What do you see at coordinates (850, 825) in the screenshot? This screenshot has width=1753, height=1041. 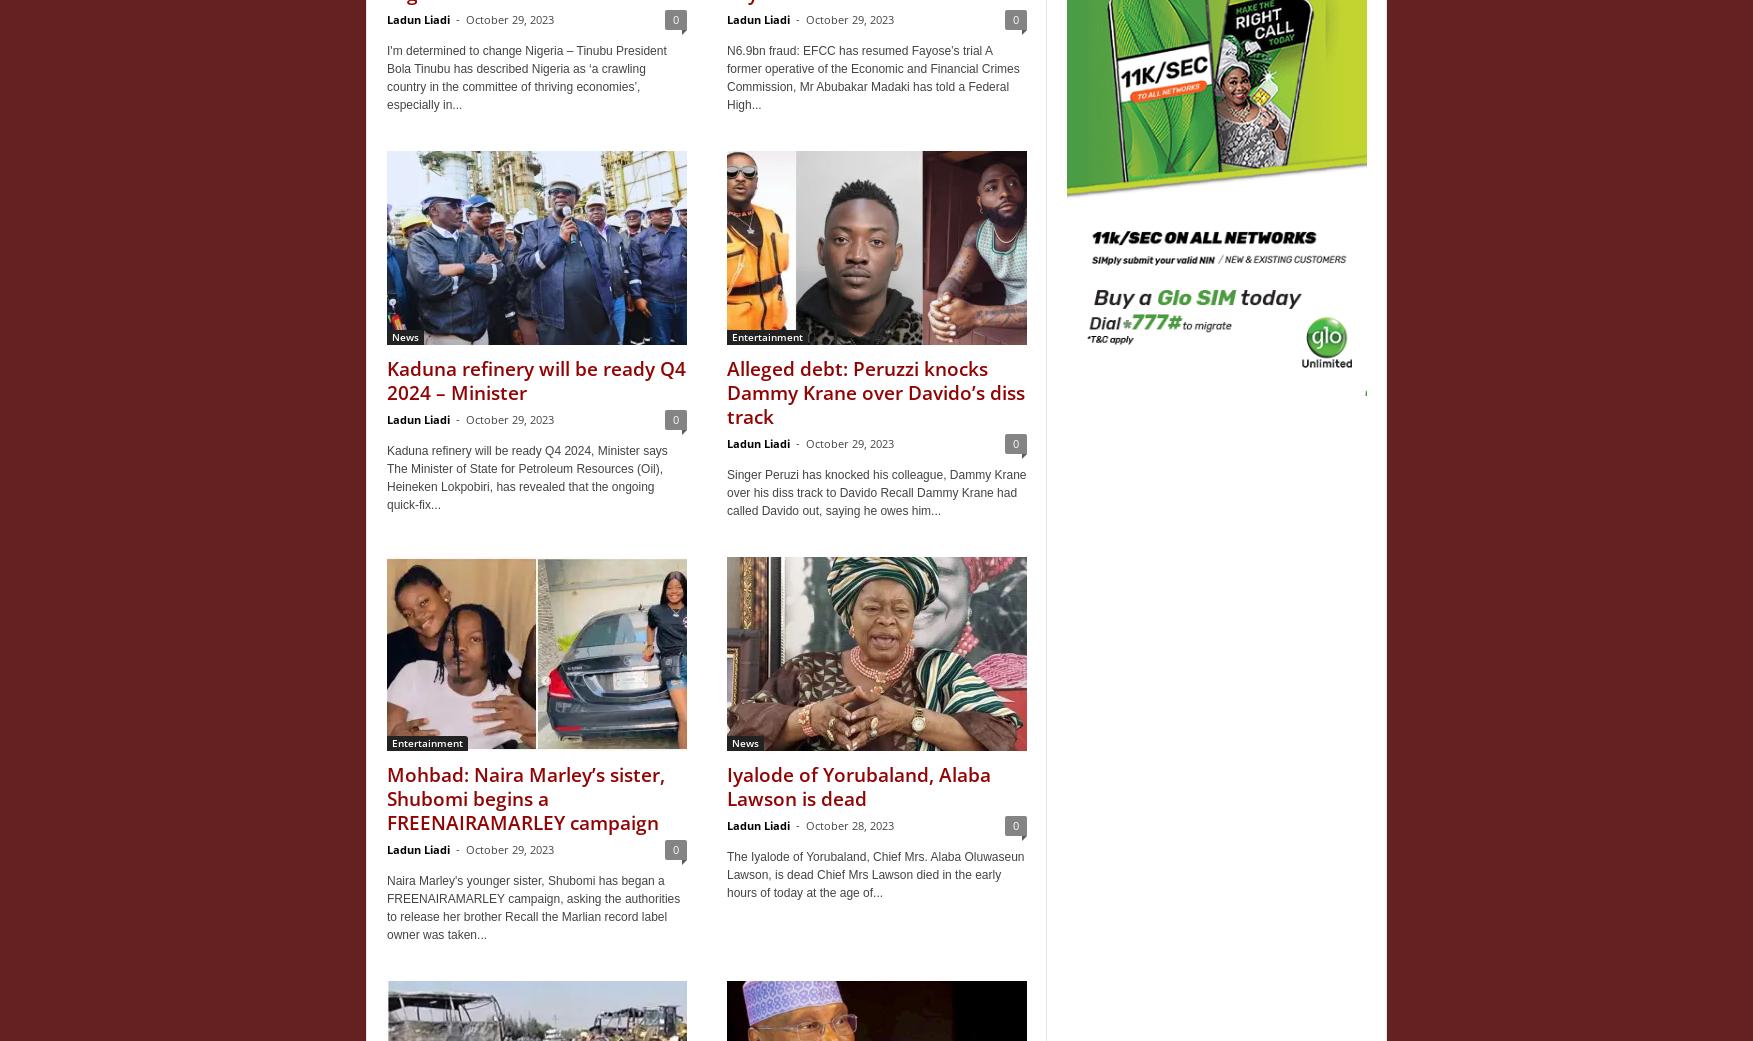 I see `'October 28, 2023'` at bounding box center [850, 825].